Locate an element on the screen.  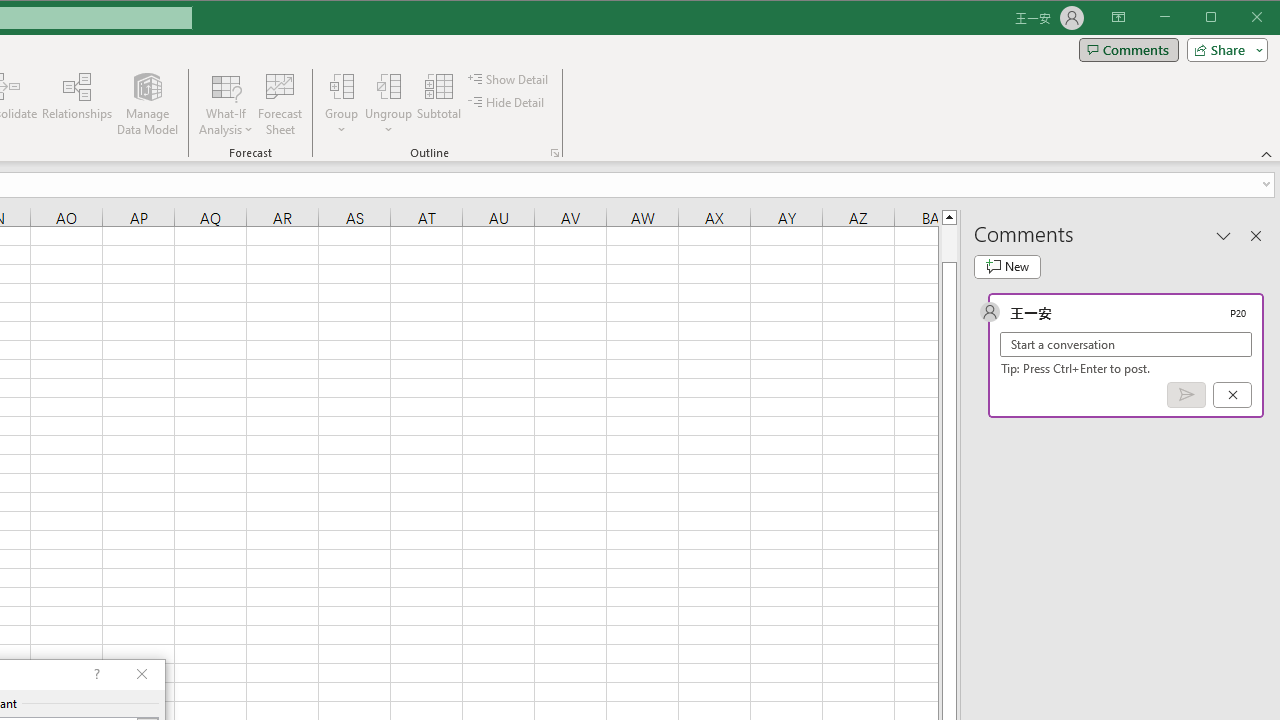
'Close pane' is located at coordinates (1255, 234).